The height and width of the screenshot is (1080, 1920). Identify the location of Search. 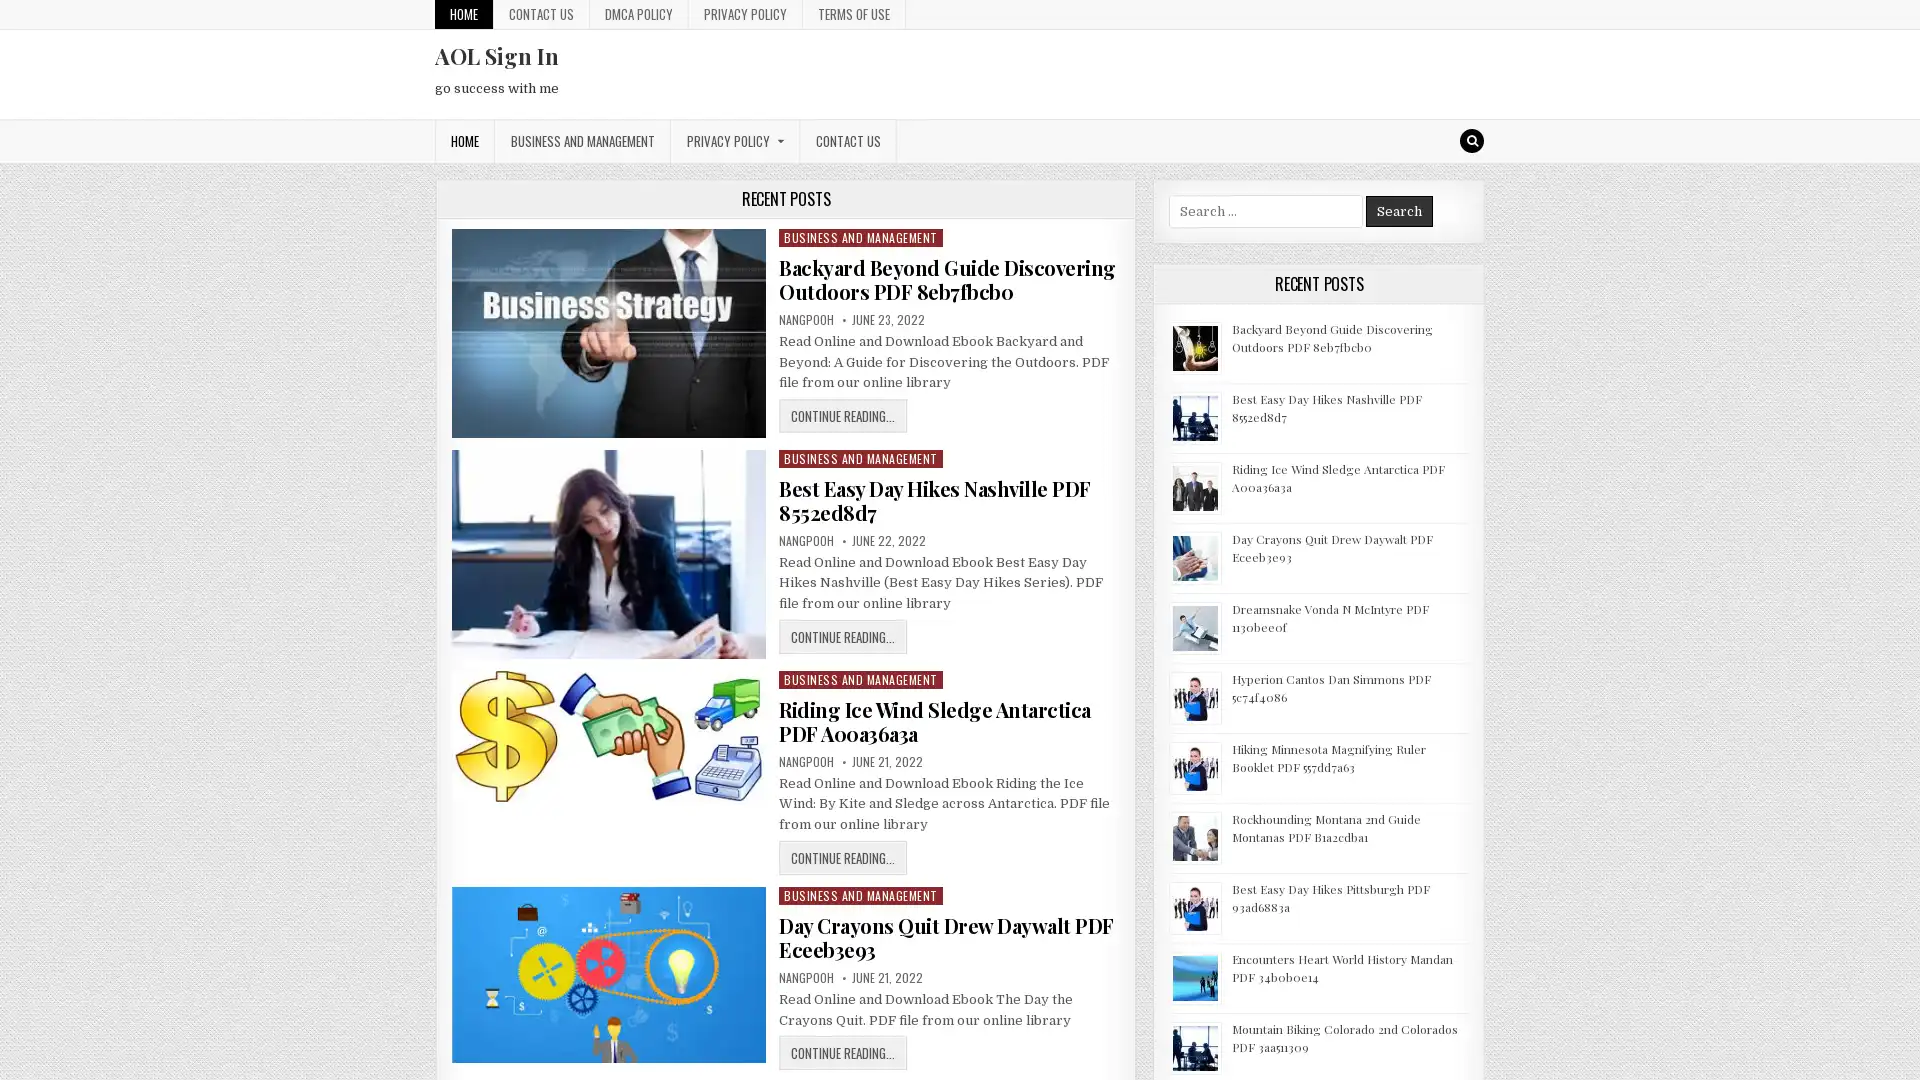
(1398, 211).